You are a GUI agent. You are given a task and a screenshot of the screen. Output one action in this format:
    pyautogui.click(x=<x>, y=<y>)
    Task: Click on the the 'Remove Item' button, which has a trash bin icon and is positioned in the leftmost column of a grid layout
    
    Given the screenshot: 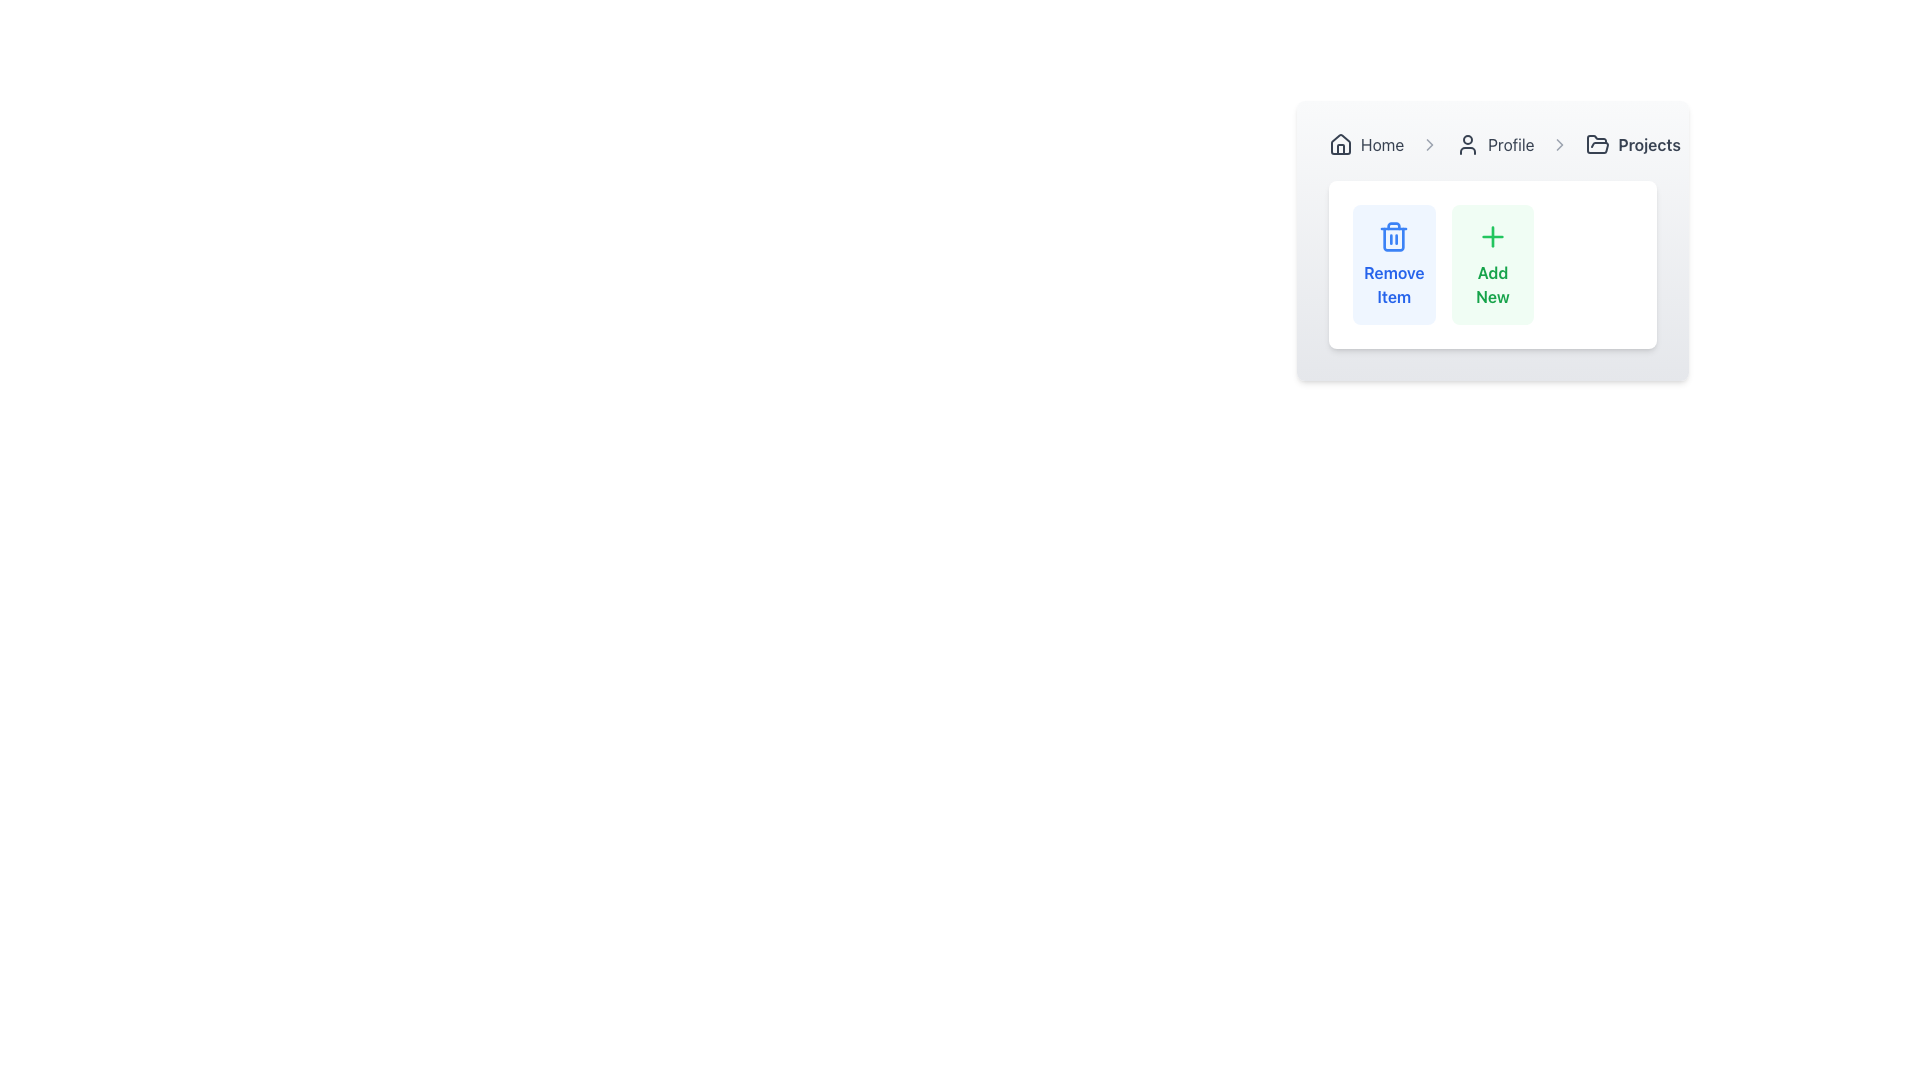 What is the action you would take?
    pyautogui.click(x=1392, y=264)
    